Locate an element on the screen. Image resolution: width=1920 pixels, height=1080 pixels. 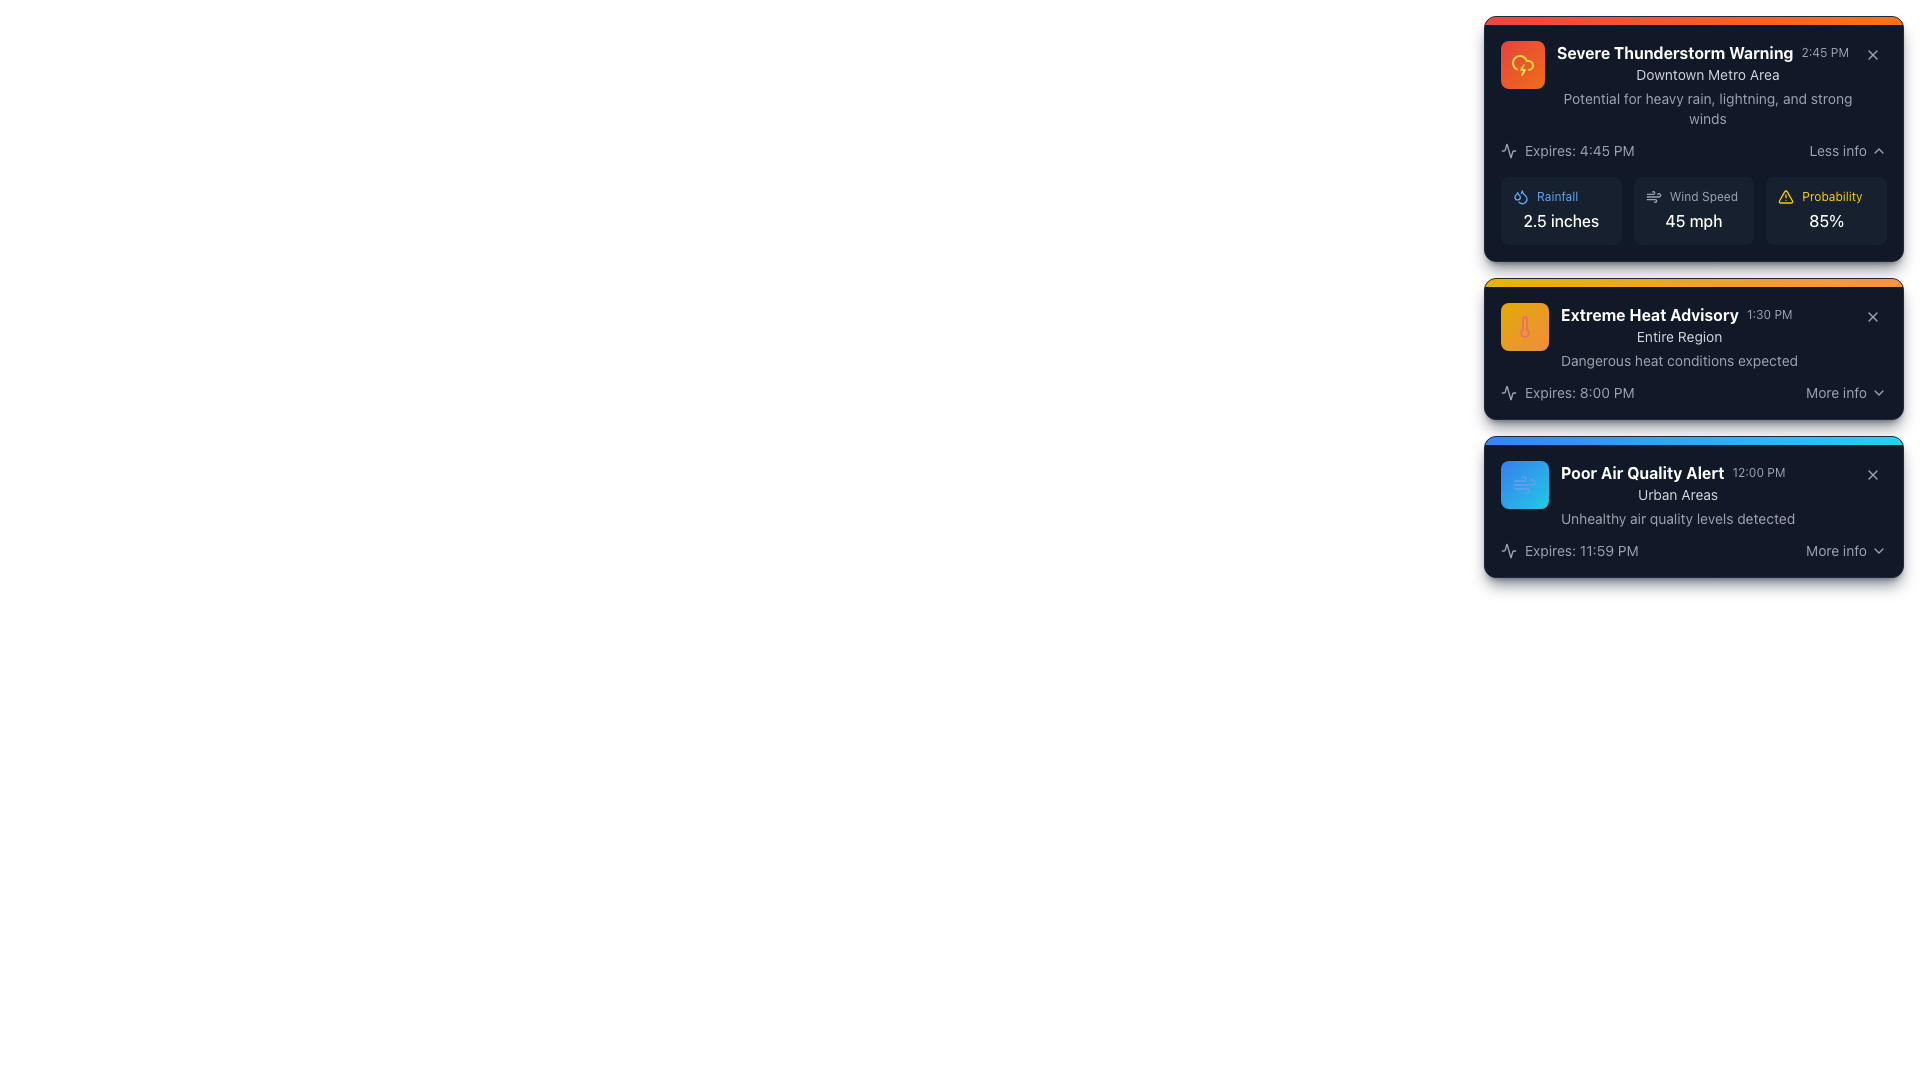
the 'Probability' text label, which is yellow and positioned in the top-right section of the Severe Thunderstorm Warning box, near the '85%' probability percentage is located at coordinates (1832, 196).